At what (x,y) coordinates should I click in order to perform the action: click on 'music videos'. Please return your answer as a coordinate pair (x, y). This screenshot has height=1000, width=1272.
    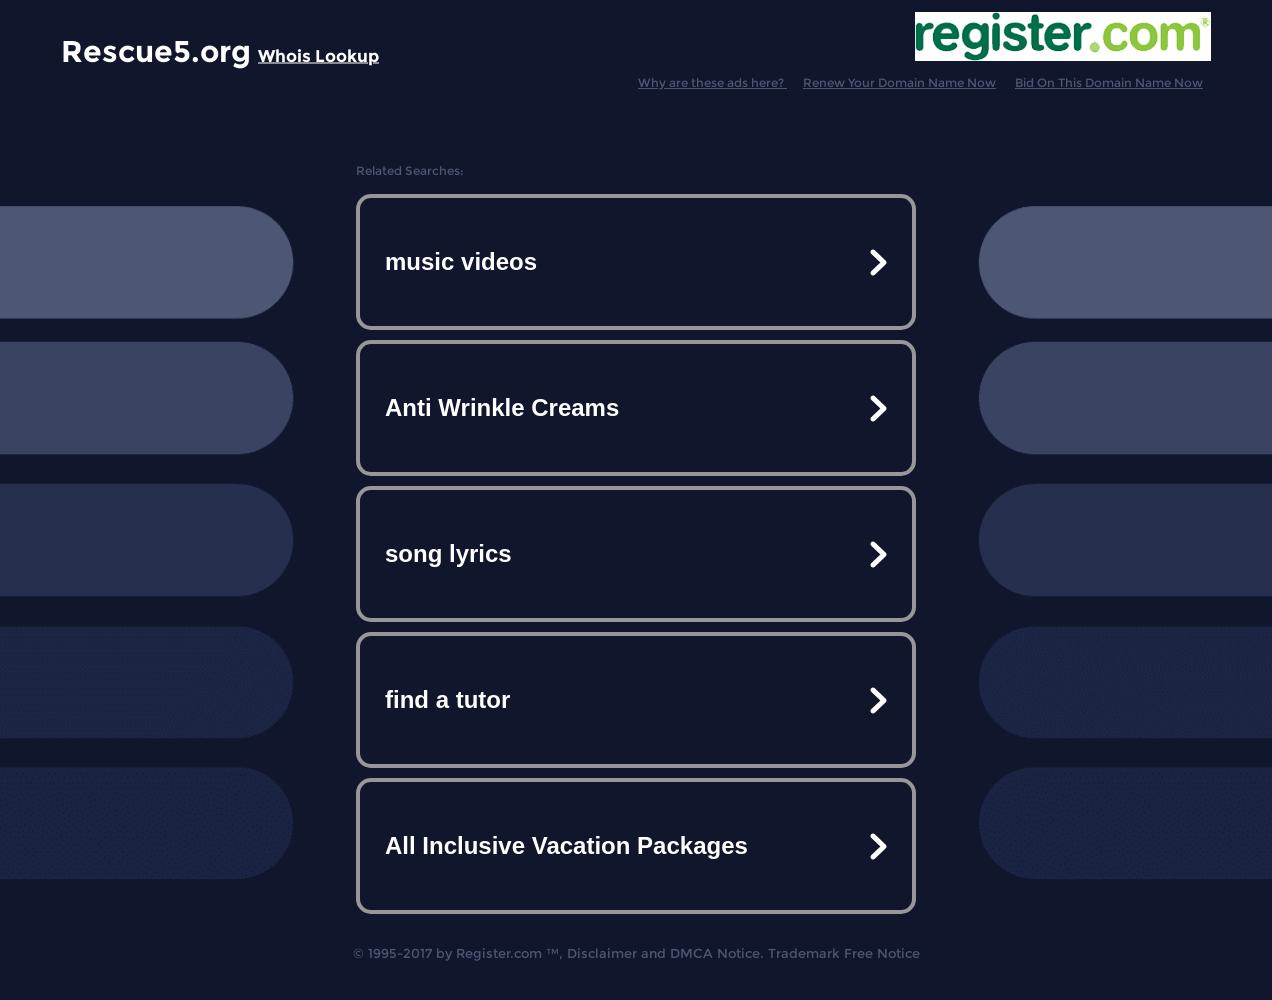
    Looking at the image, I should click on (459, 261).